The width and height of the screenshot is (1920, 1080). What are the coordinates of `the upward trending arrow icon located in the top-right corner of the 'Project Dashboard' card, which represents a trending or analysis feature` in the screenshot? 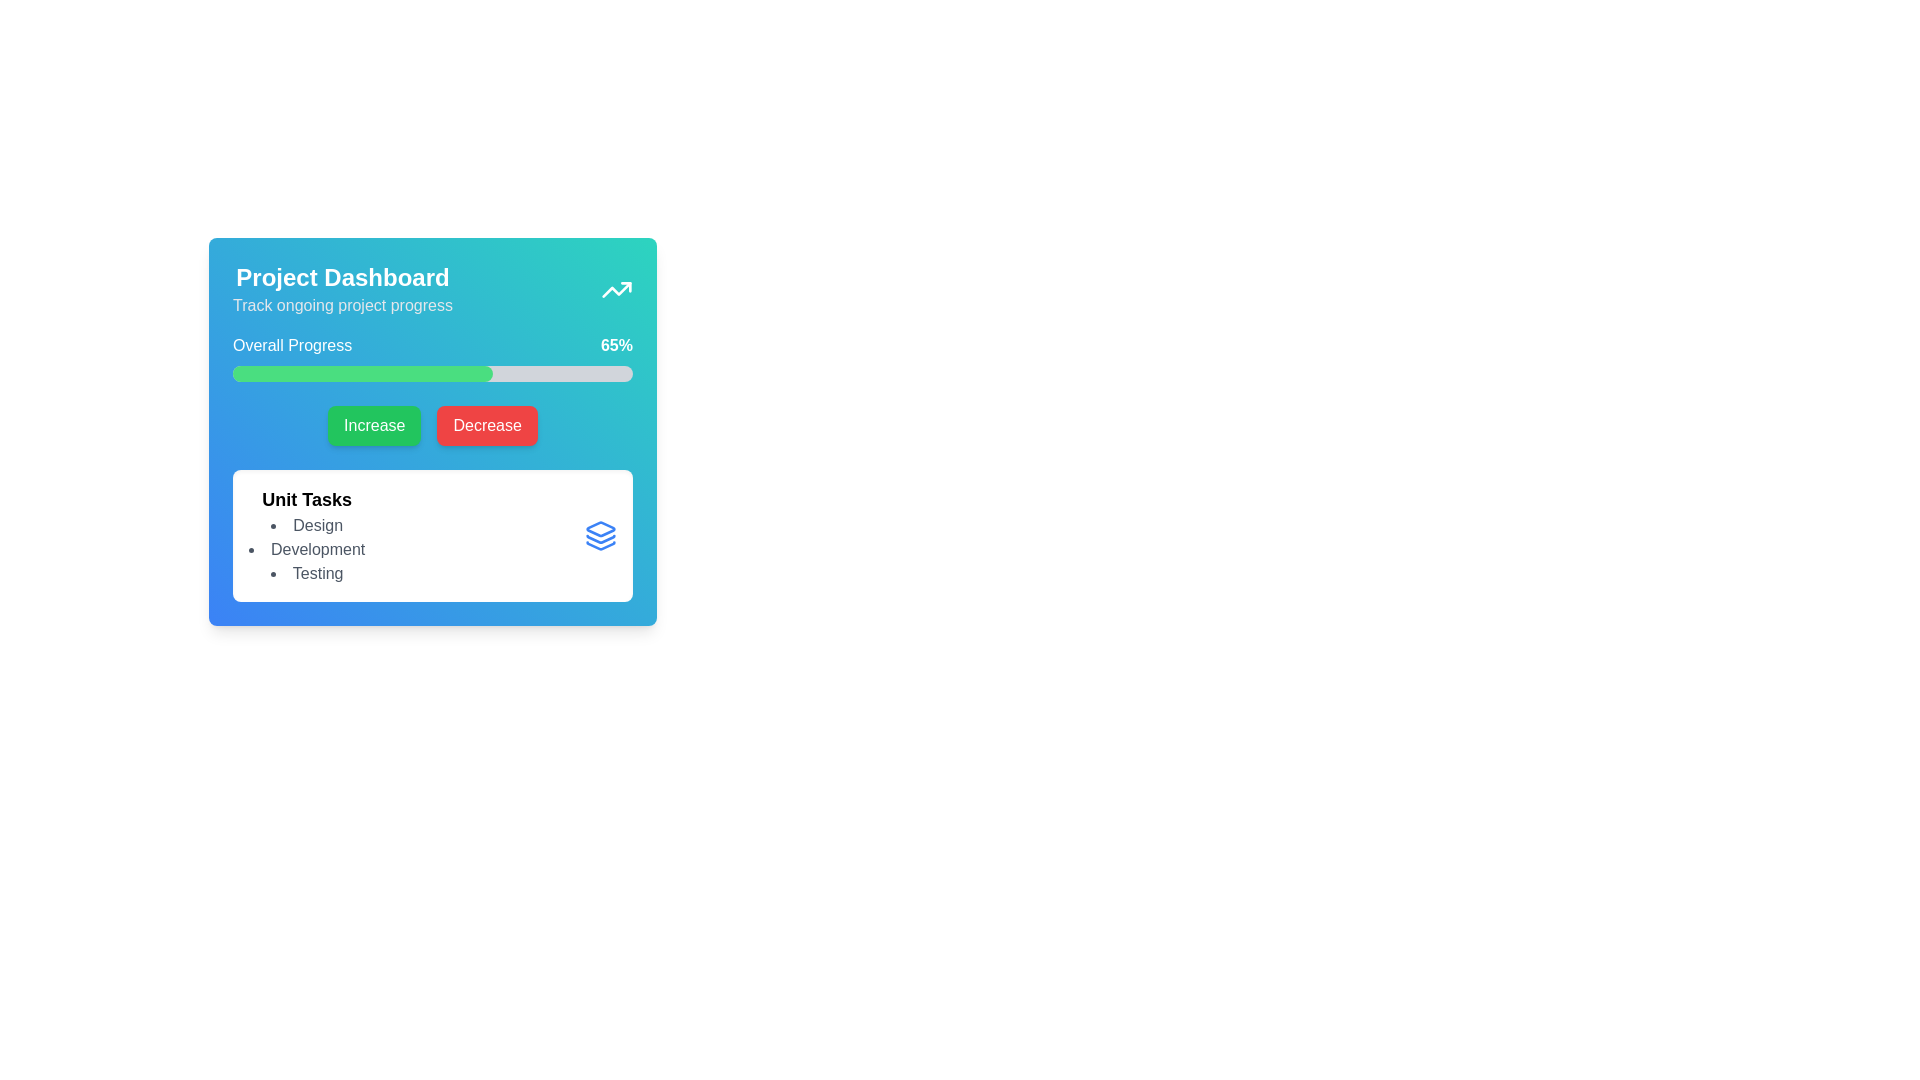 It's located at (616, 289).